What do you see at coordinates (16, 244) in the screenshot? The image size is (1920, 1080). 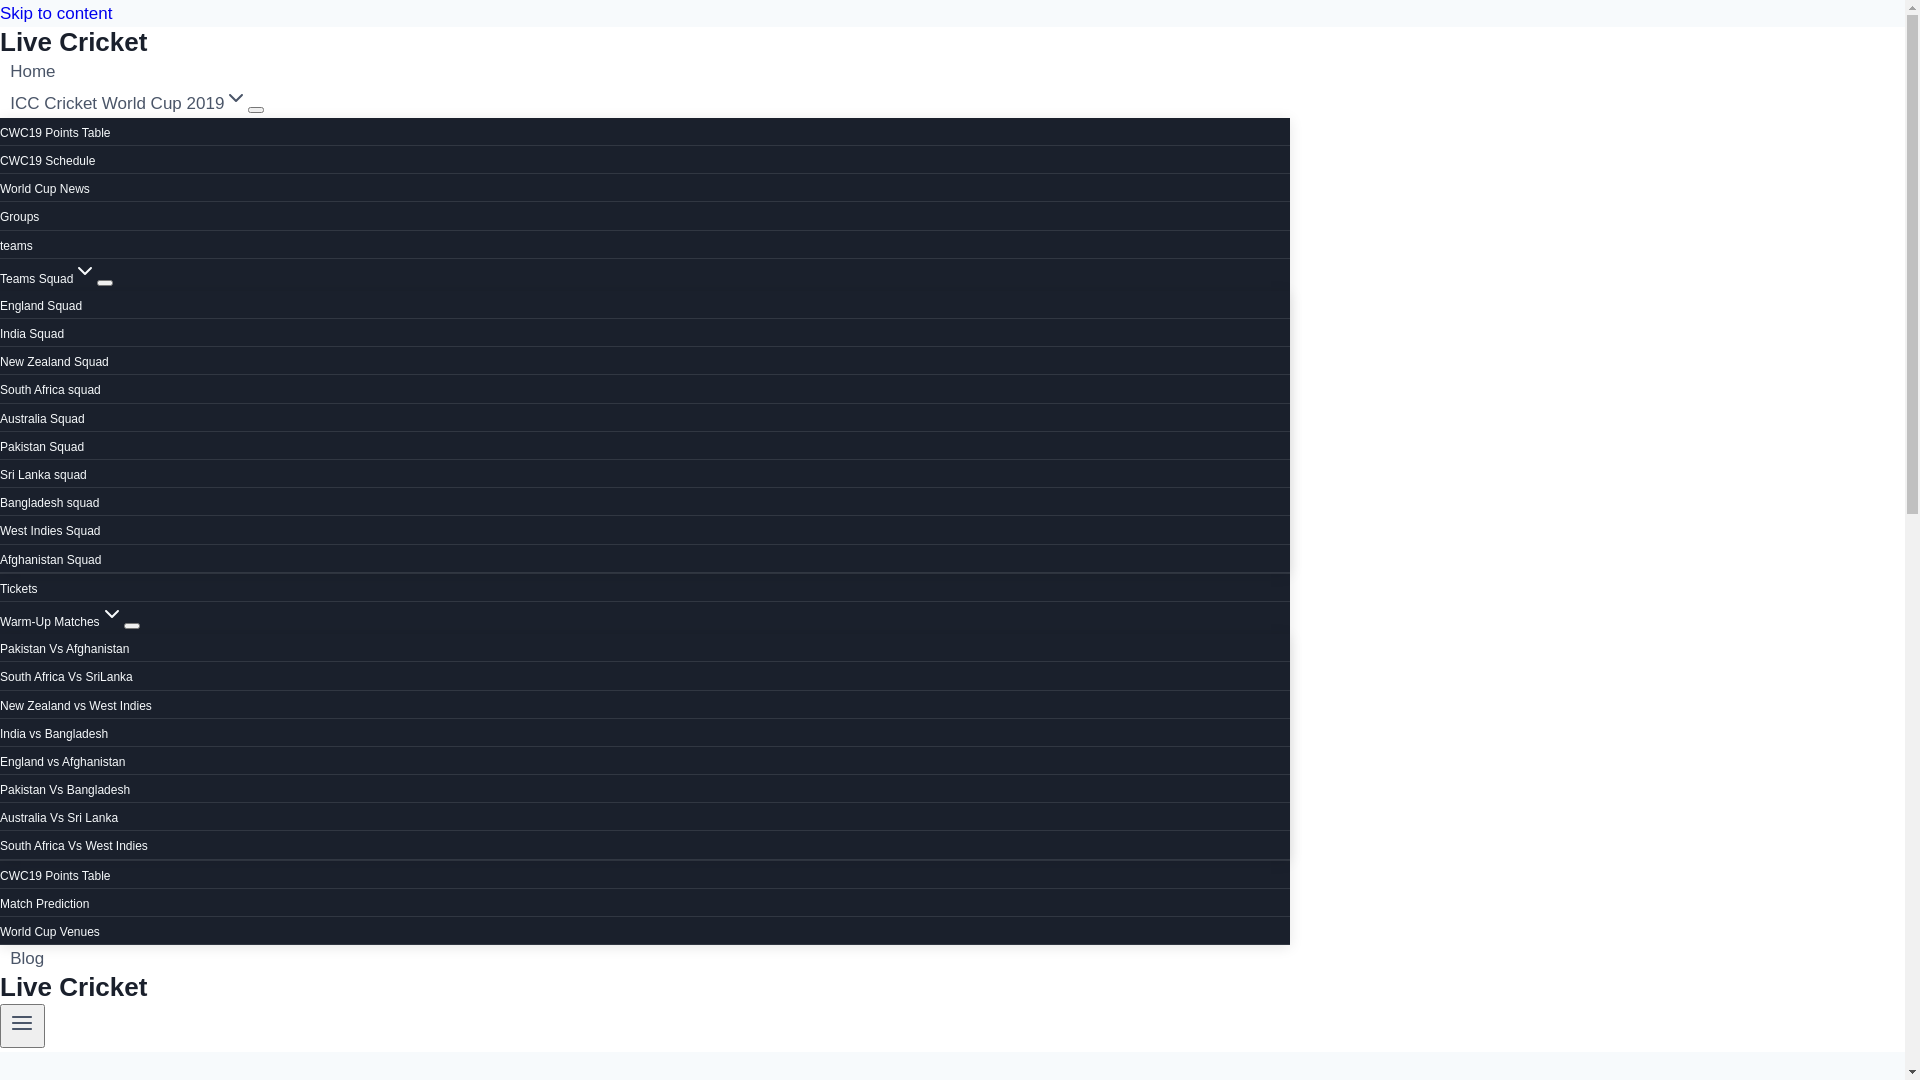 I see `'teams'` at bounding box center [16, 244].